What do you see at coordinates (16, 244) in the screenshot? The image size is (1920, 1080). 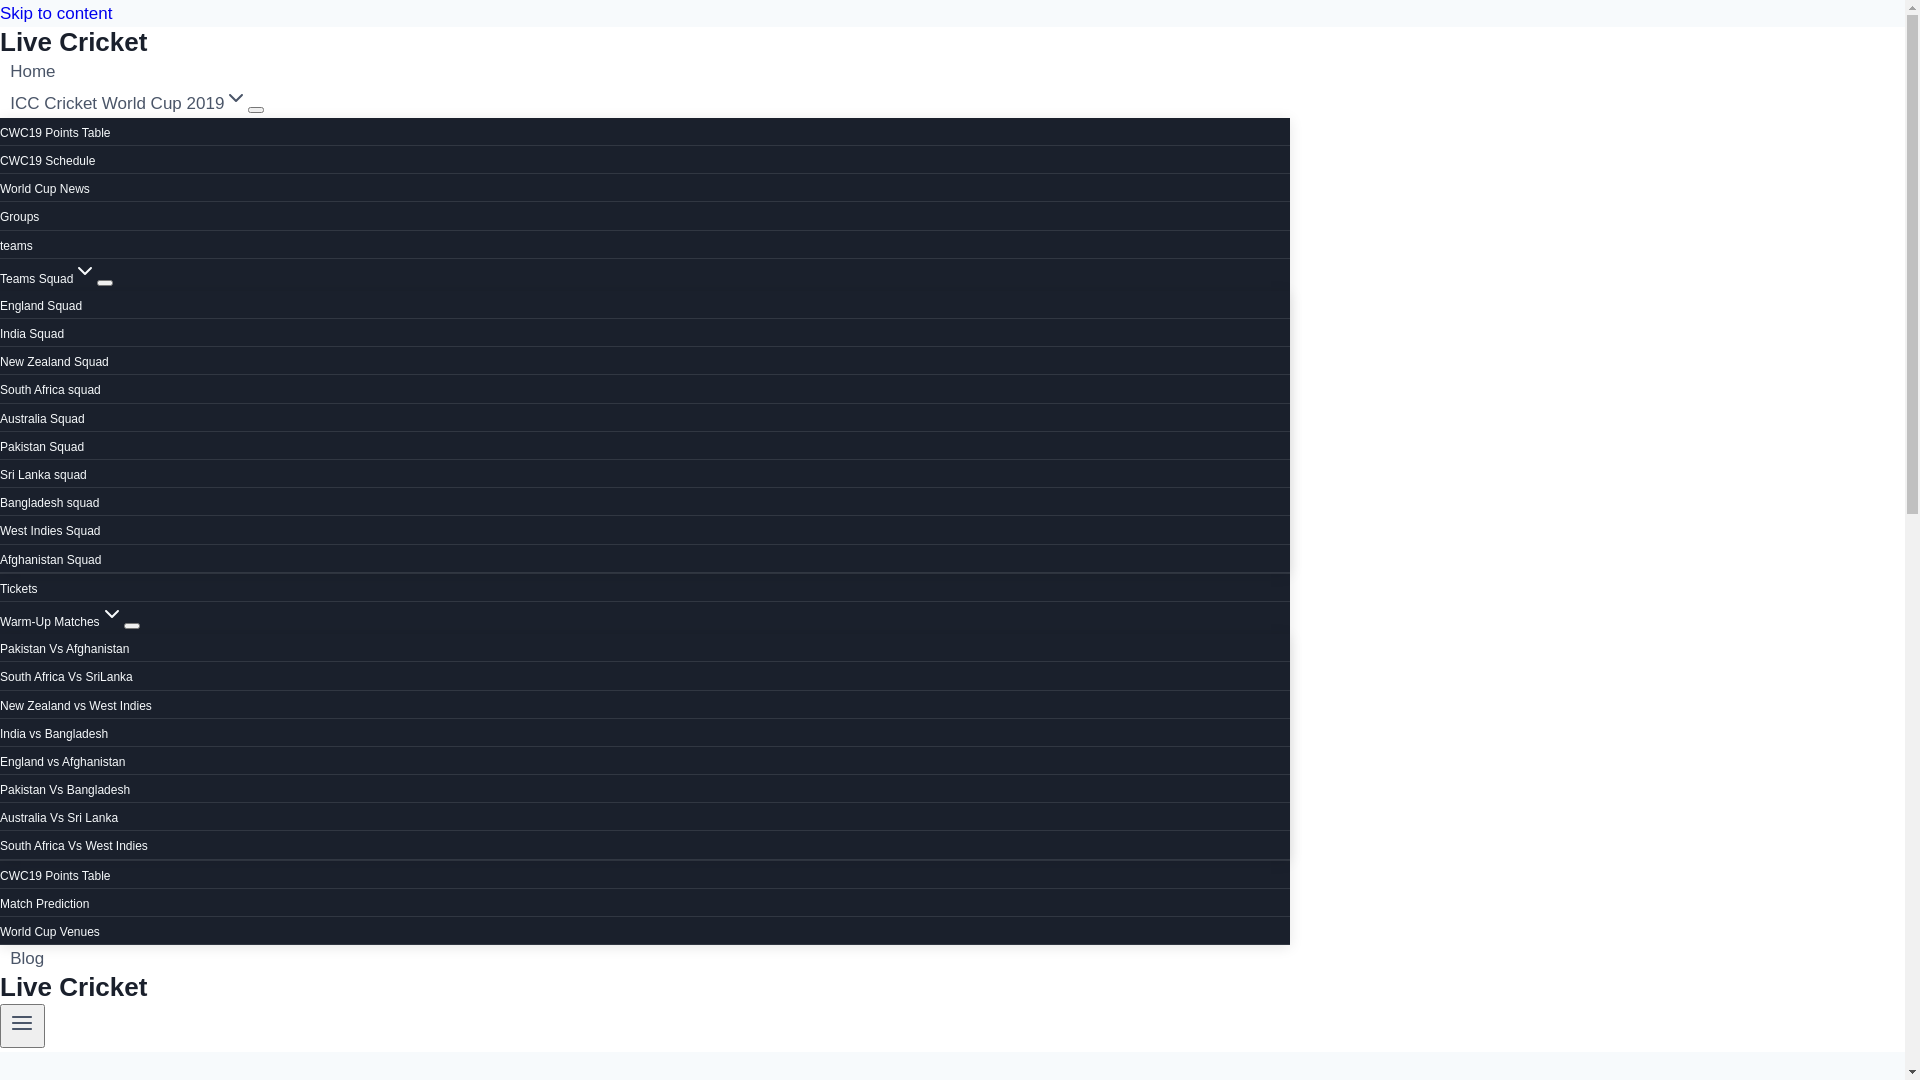 I see `'teams'` at bounding box center [16, 244].